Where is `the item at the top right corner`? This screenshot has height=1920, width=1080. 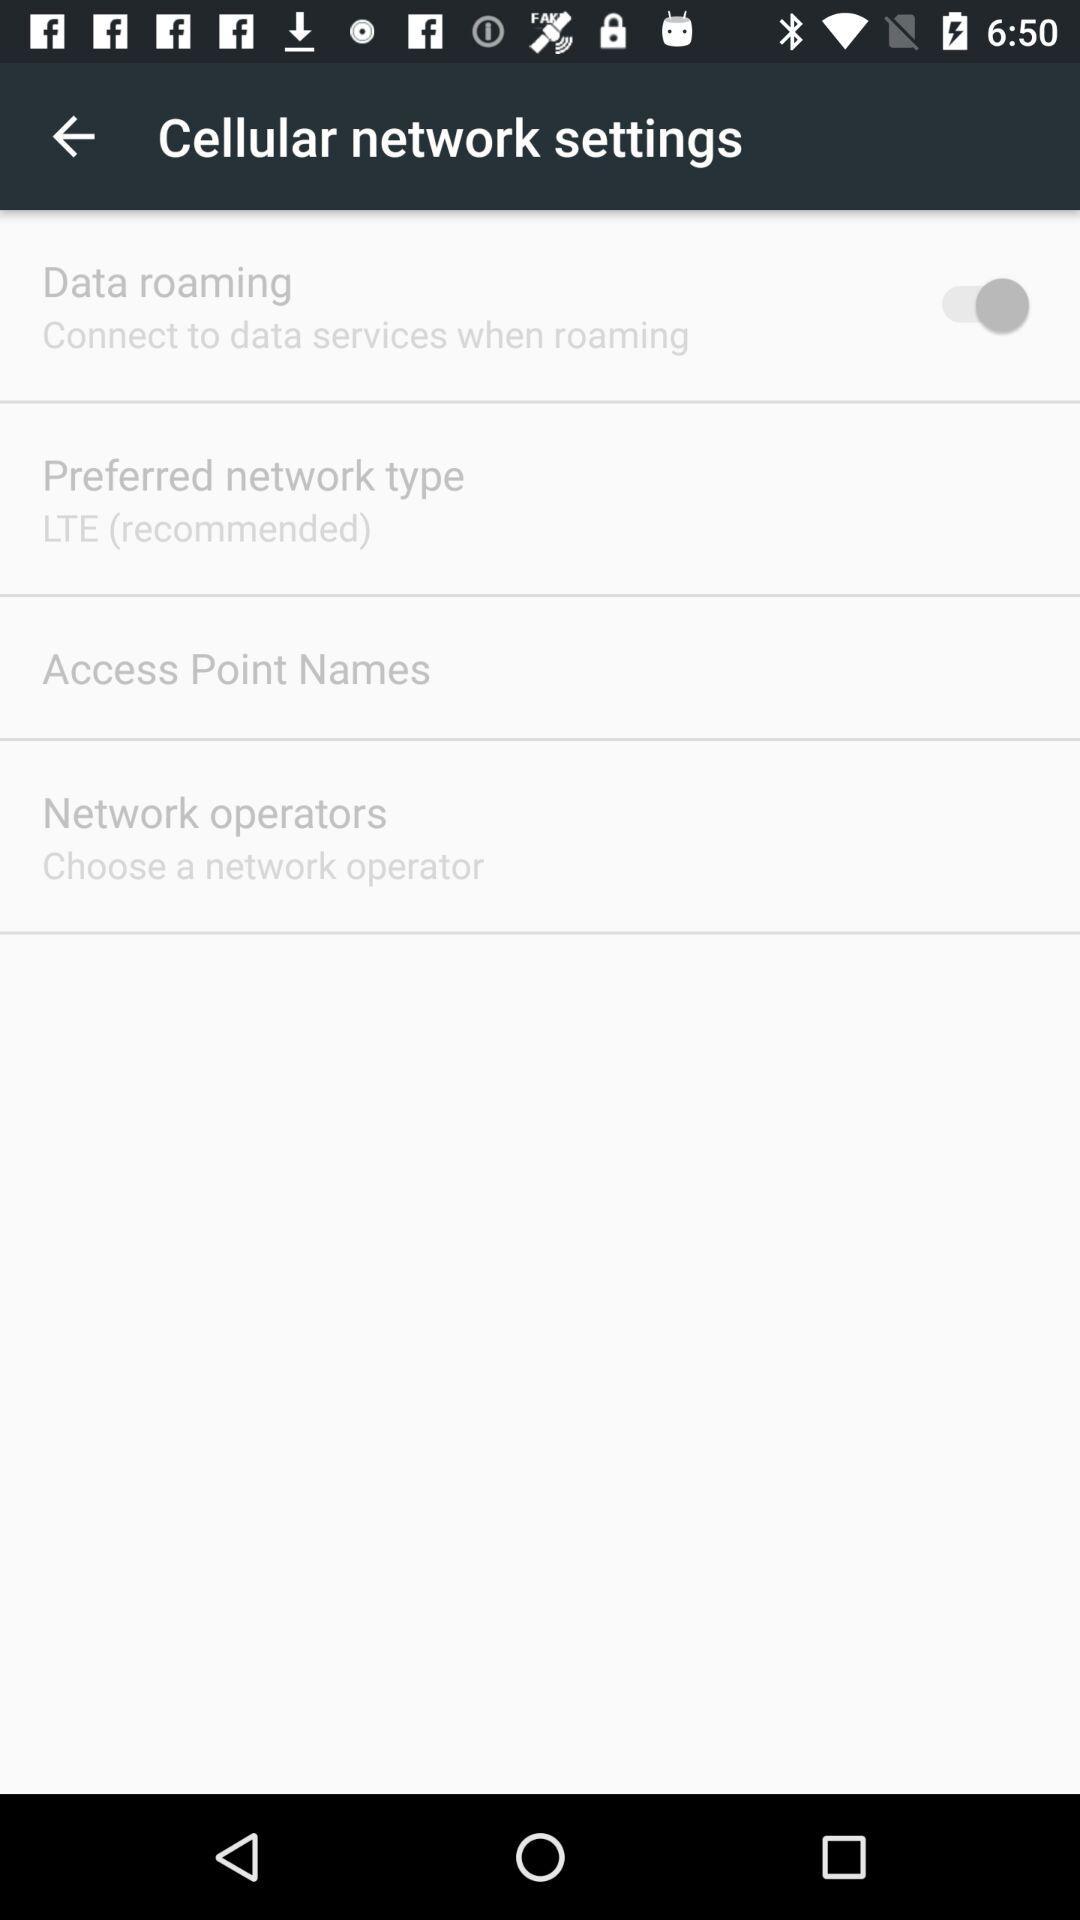
the item at the top right corner is located at coordinates (974, 303).